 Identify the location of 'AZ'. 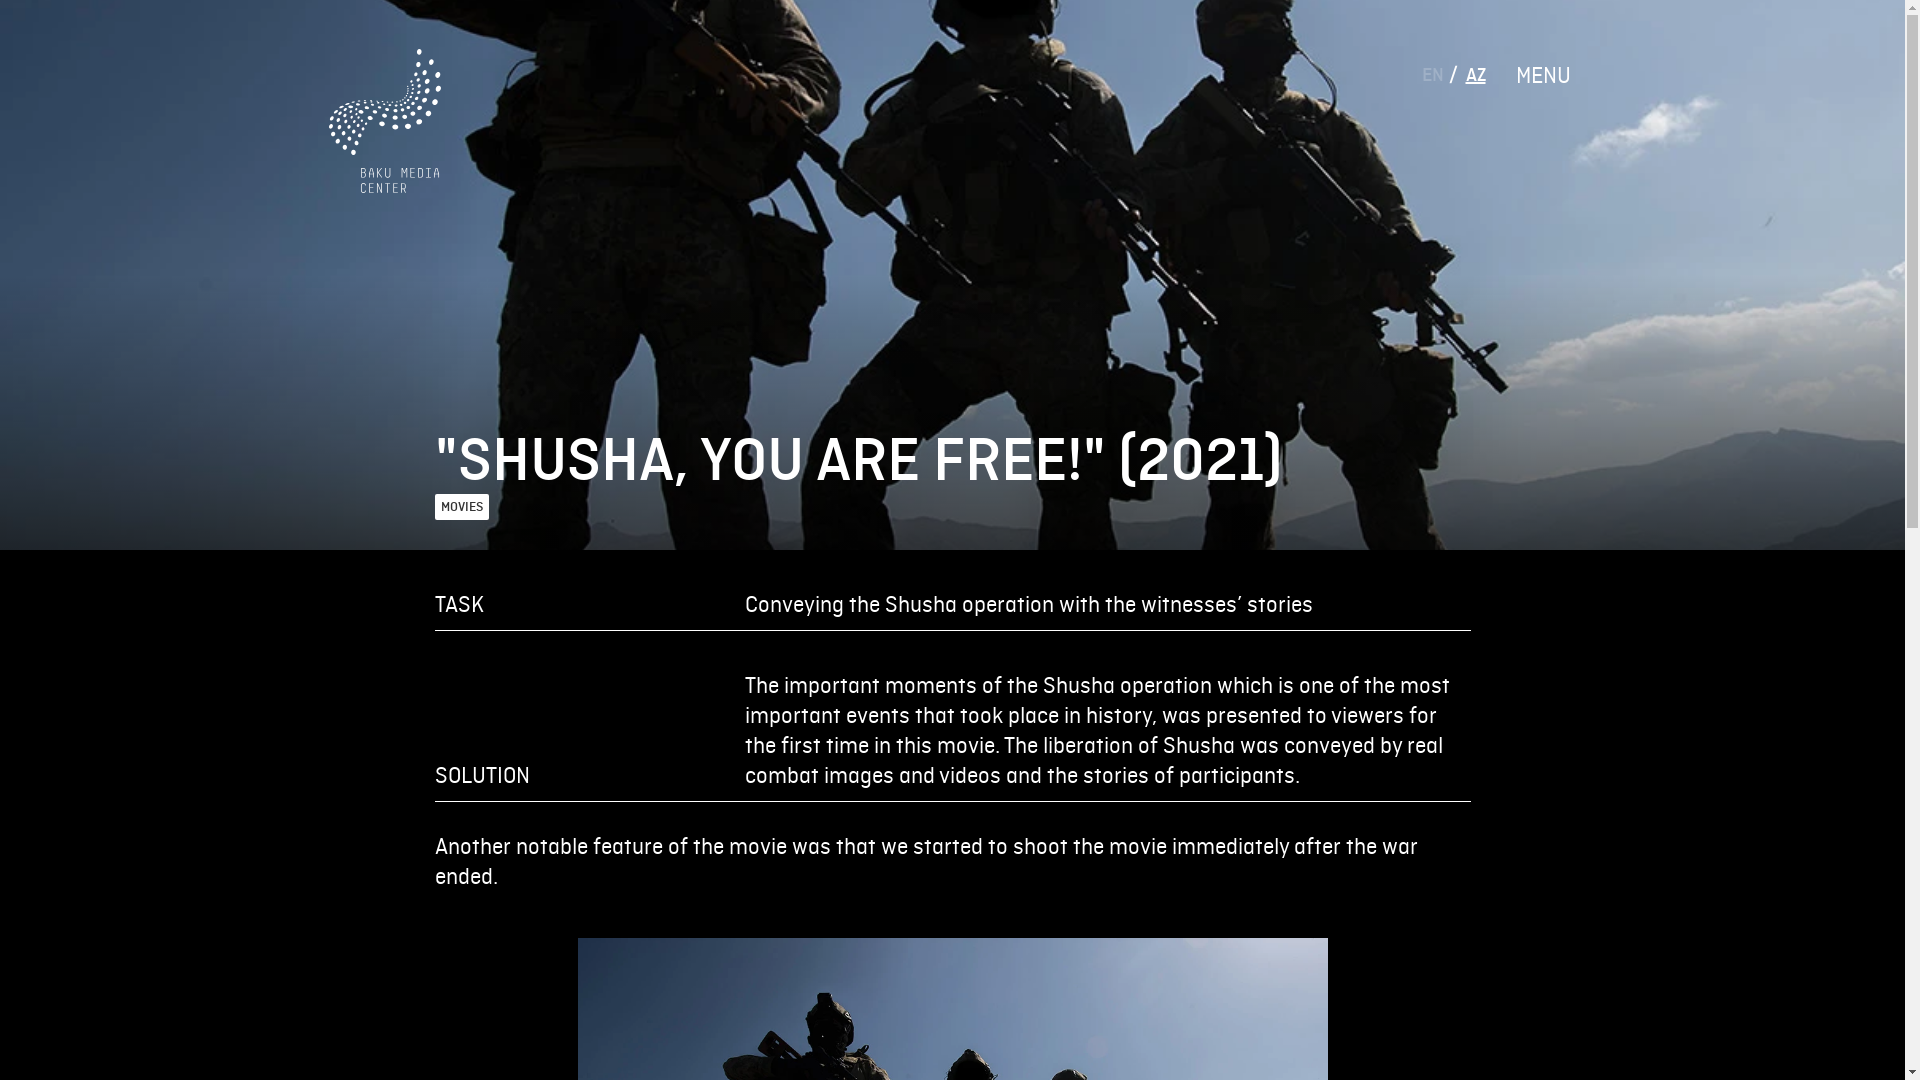
(1476, 73).